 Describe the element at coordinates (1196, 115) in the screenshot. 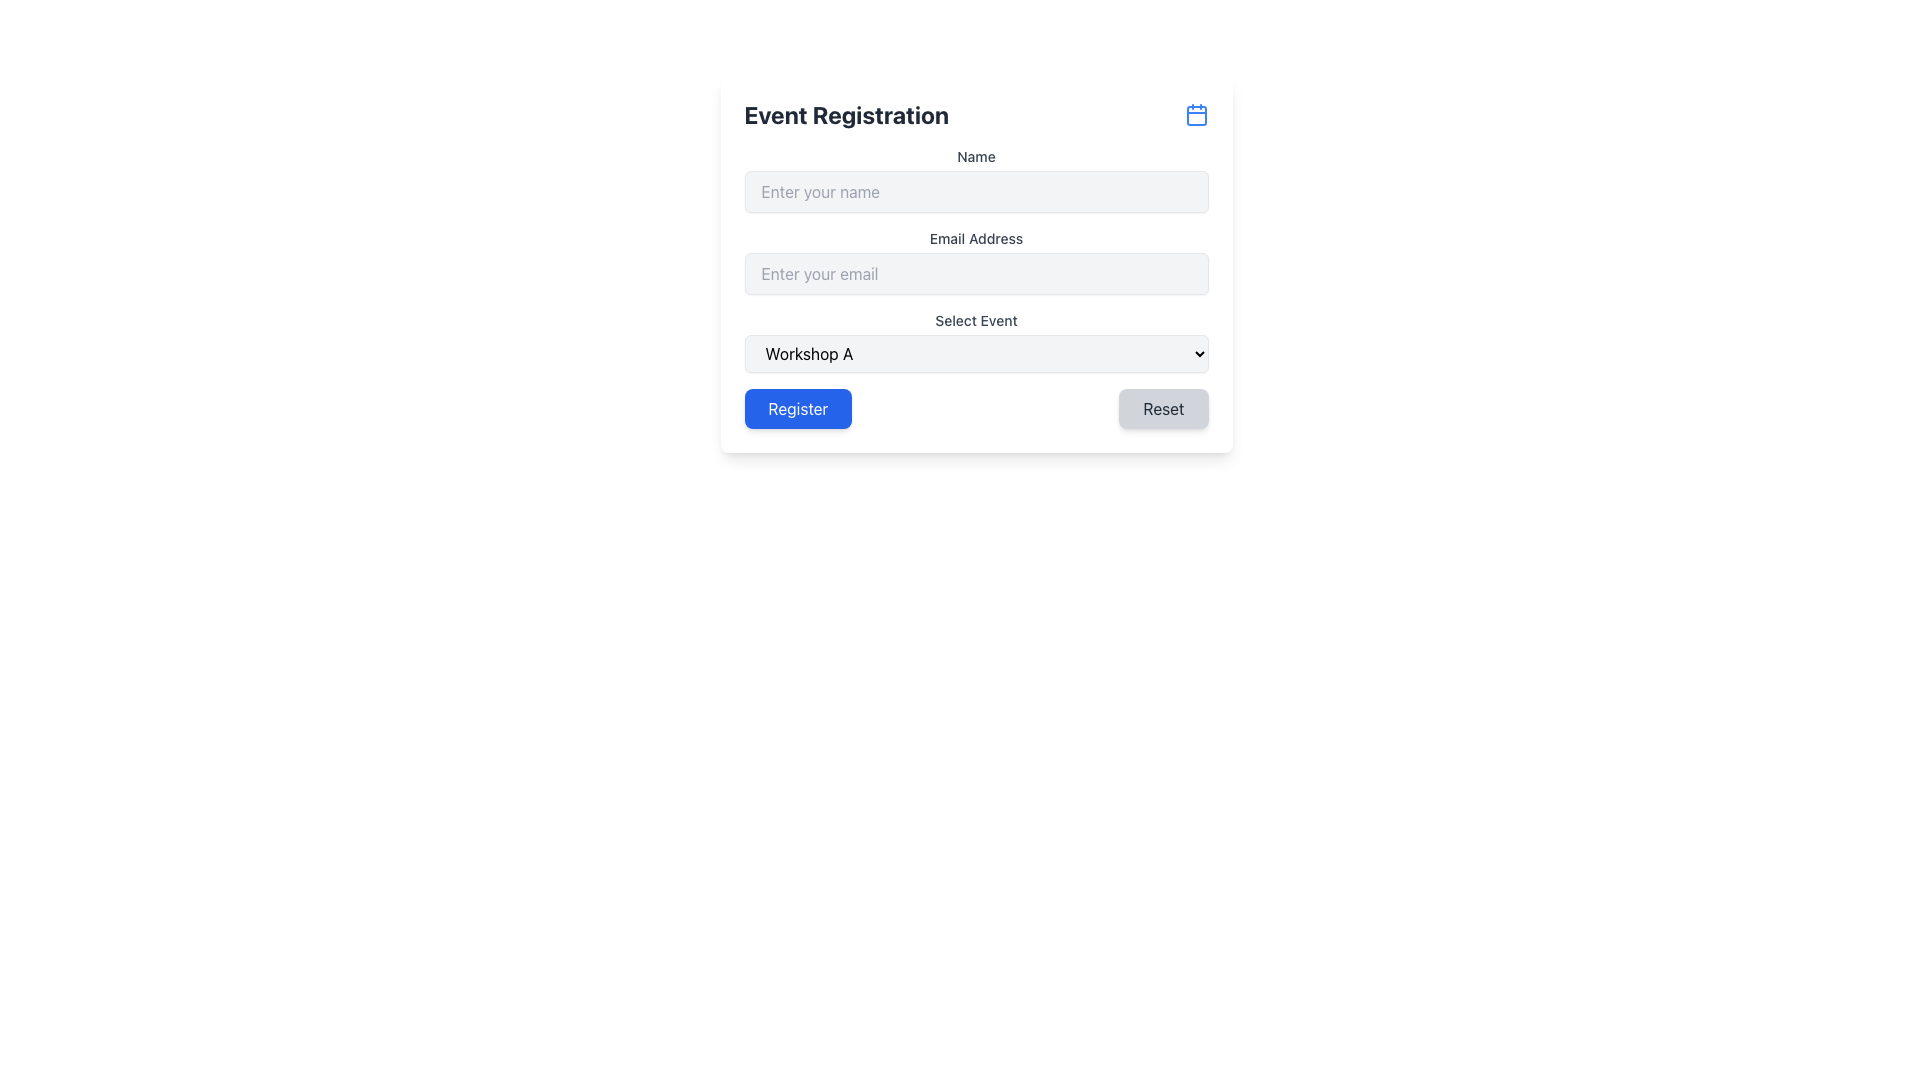

I see `the interactive calendar icon located at the top-right corner of the 'Event Registration' section header` at that location.